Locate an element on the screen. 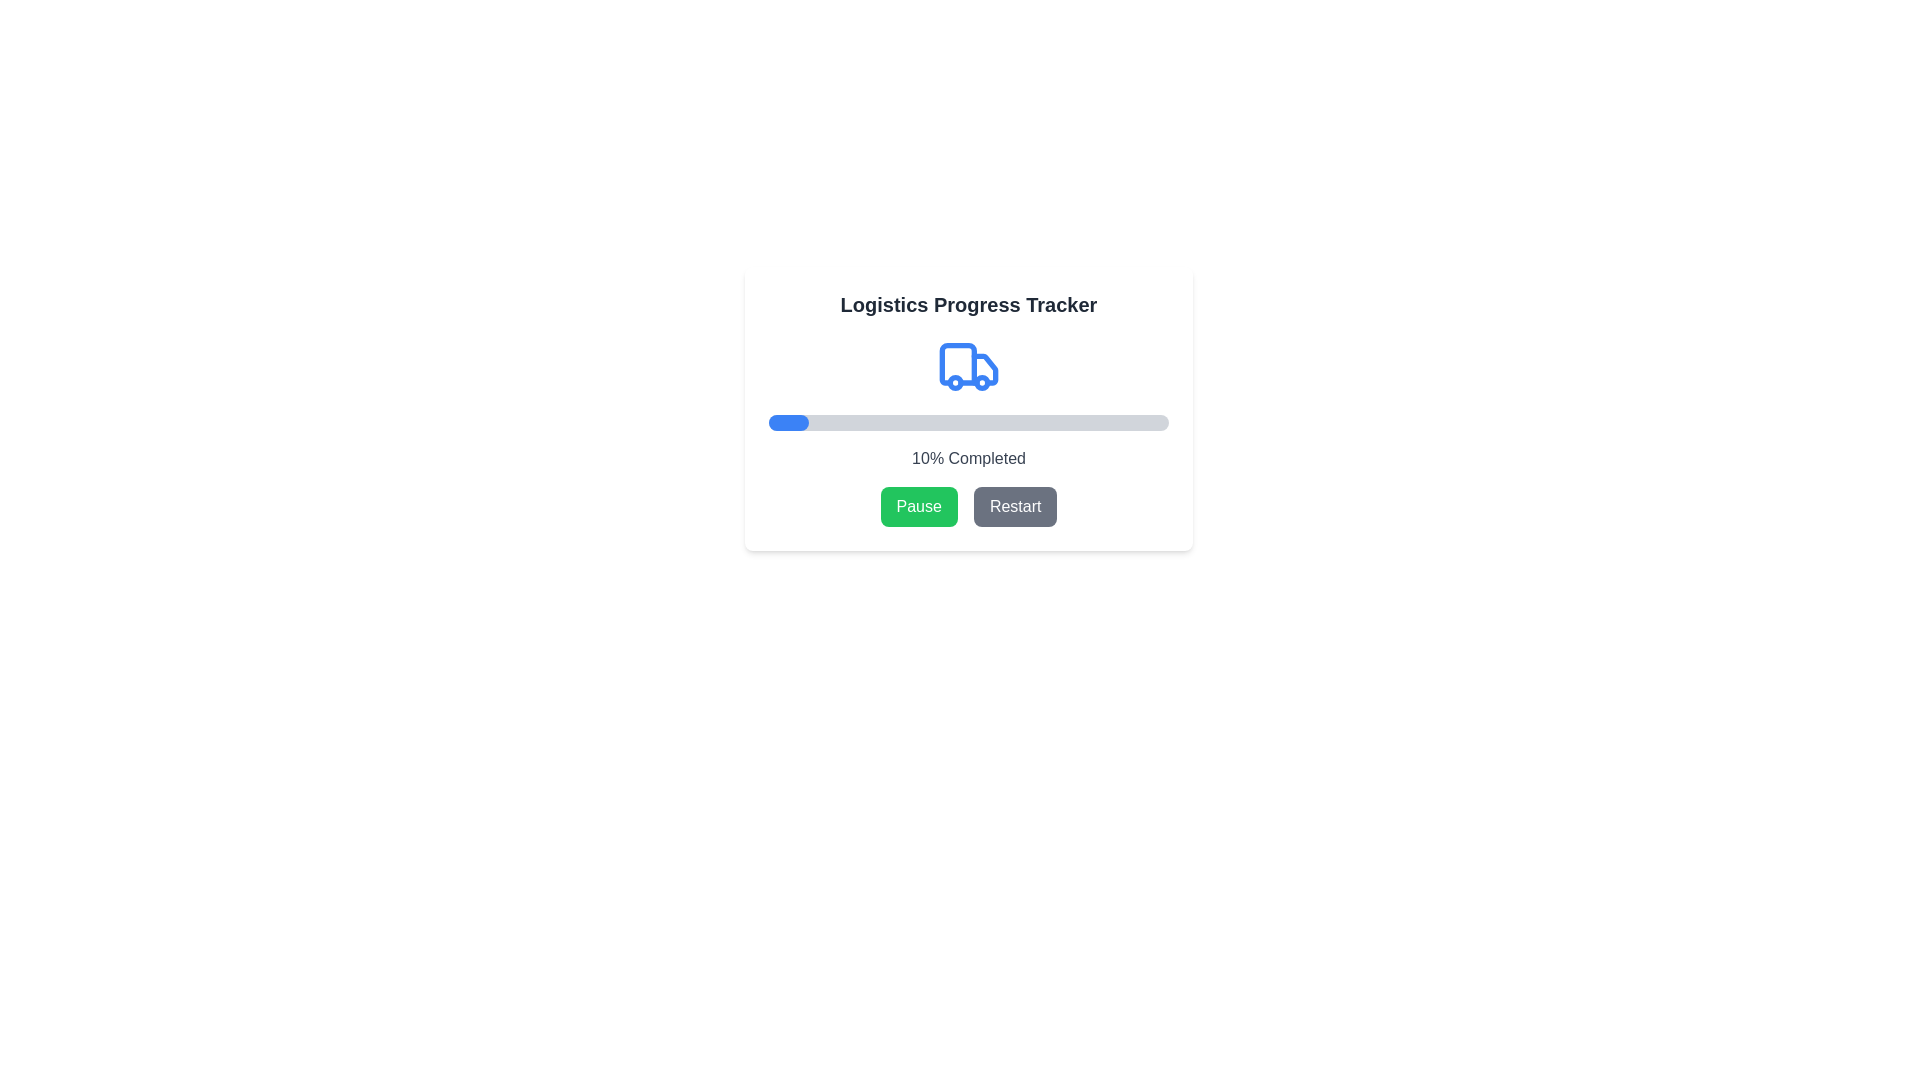 The height and width of the screenshot is (1080, 1920). the logistics-themed icon located centrally below the title 'Logistics Progress Tracker' and above the progress bar, identifiable by its distinct blue color is located at coordinates (969, 366).